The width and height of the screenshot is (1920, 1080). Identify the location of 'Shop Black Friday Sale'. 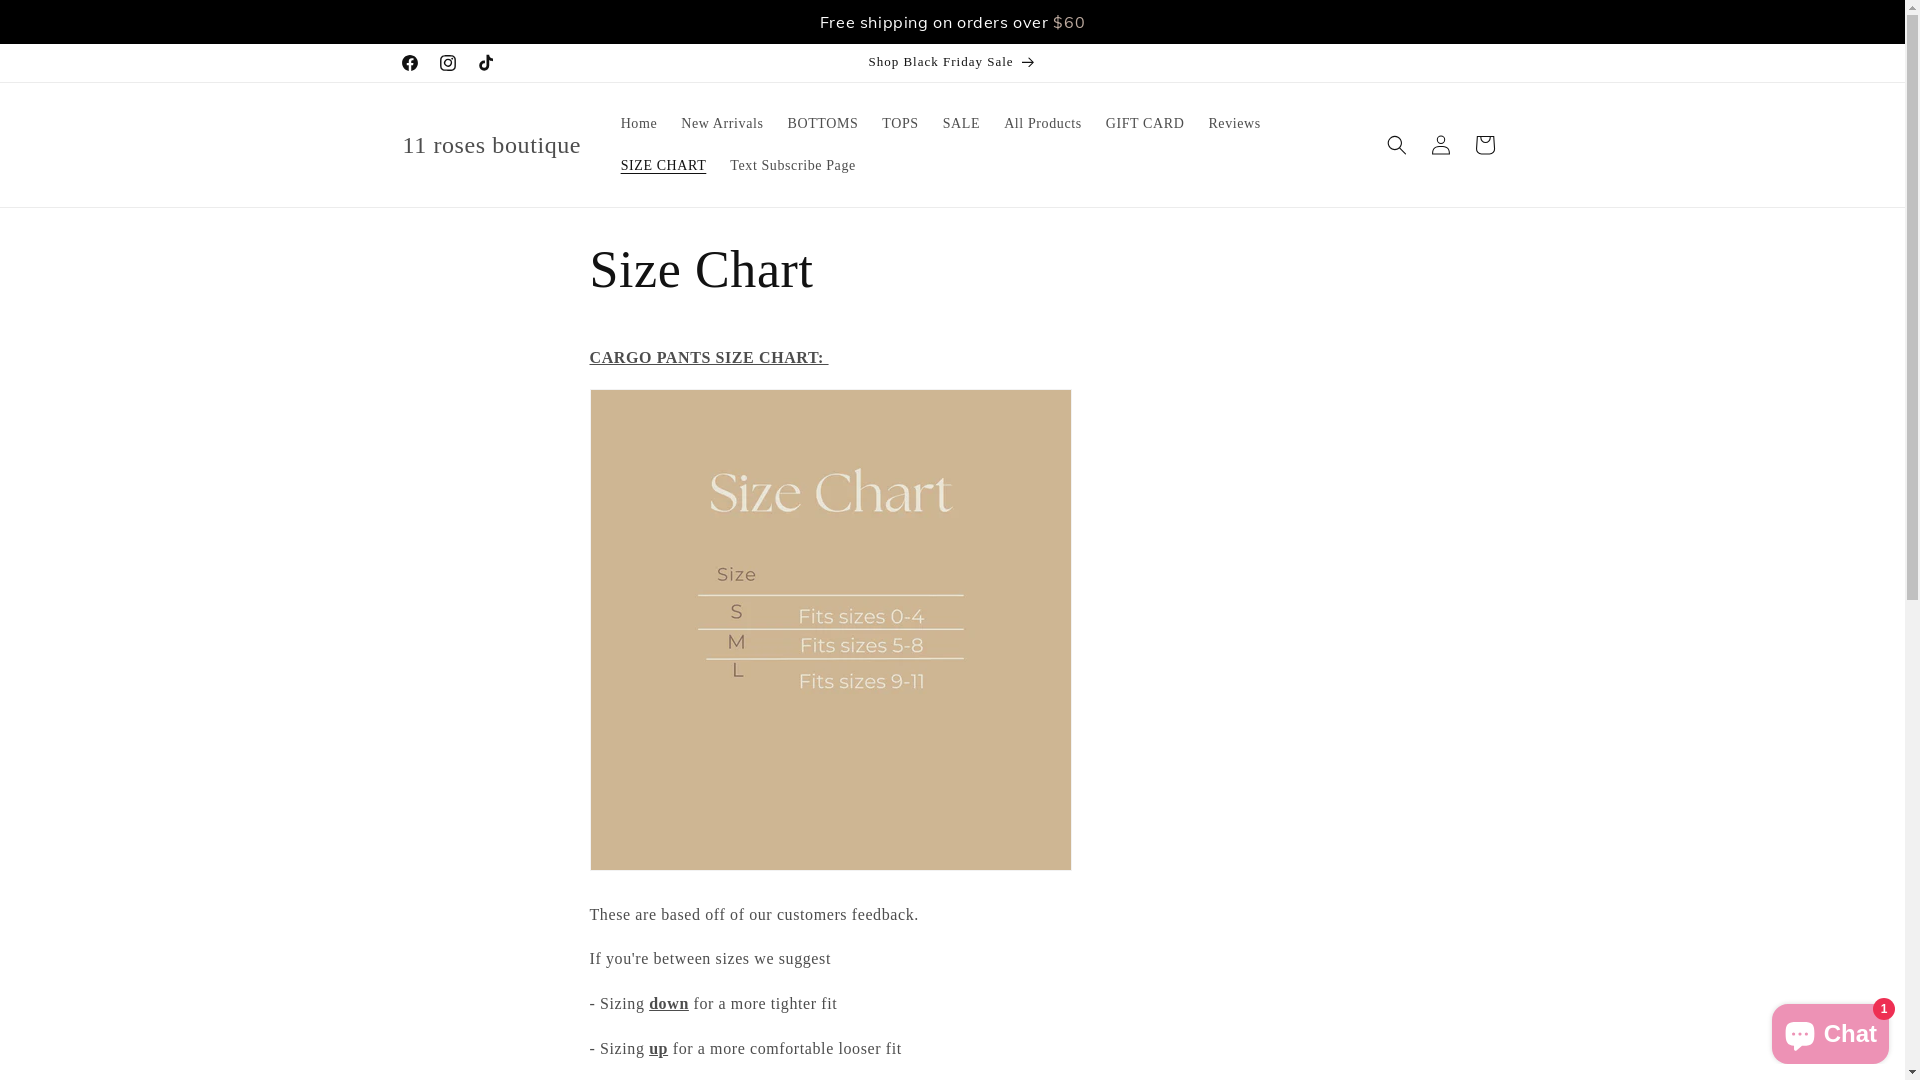
(950, 61).